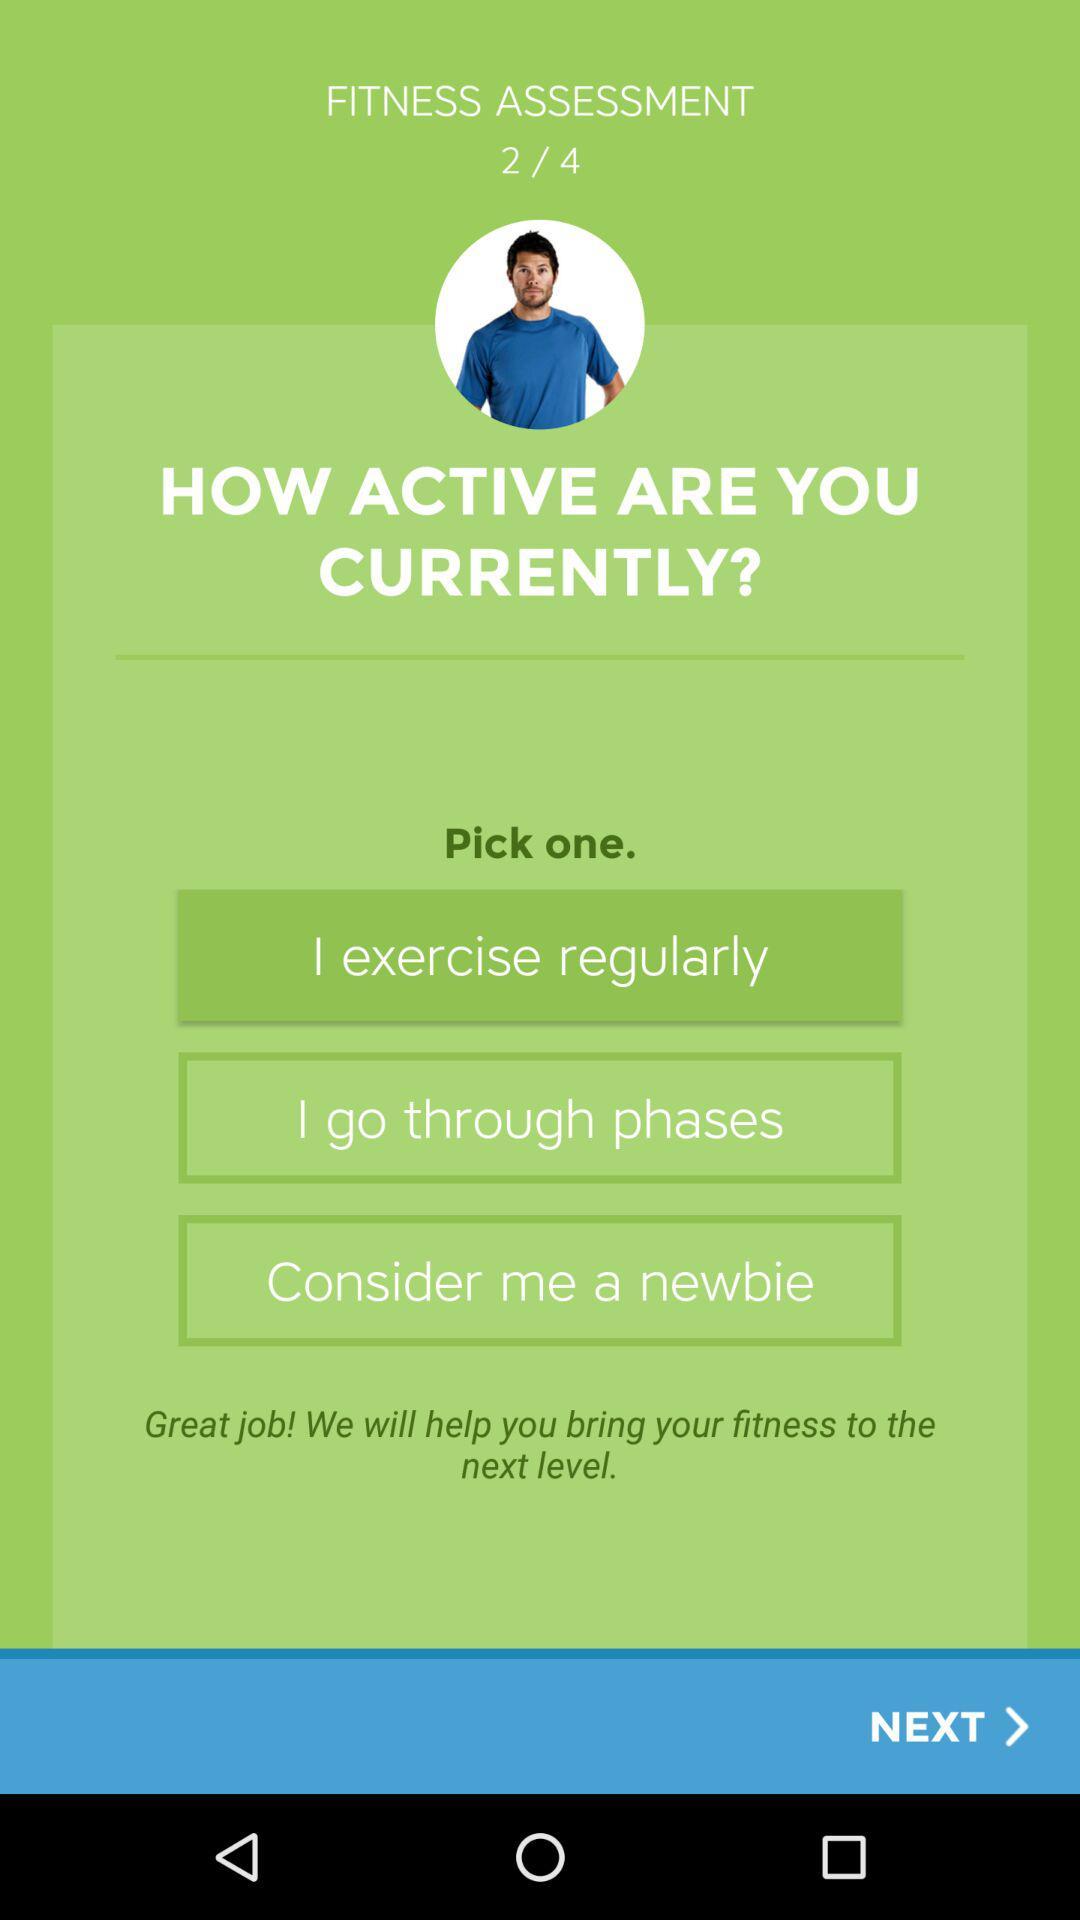 This screenshot has width=1080, height=1920. Describe the element at coordinates (540, 1116) in the screenshot. I see `icon below the i exercise regularly` at that location.